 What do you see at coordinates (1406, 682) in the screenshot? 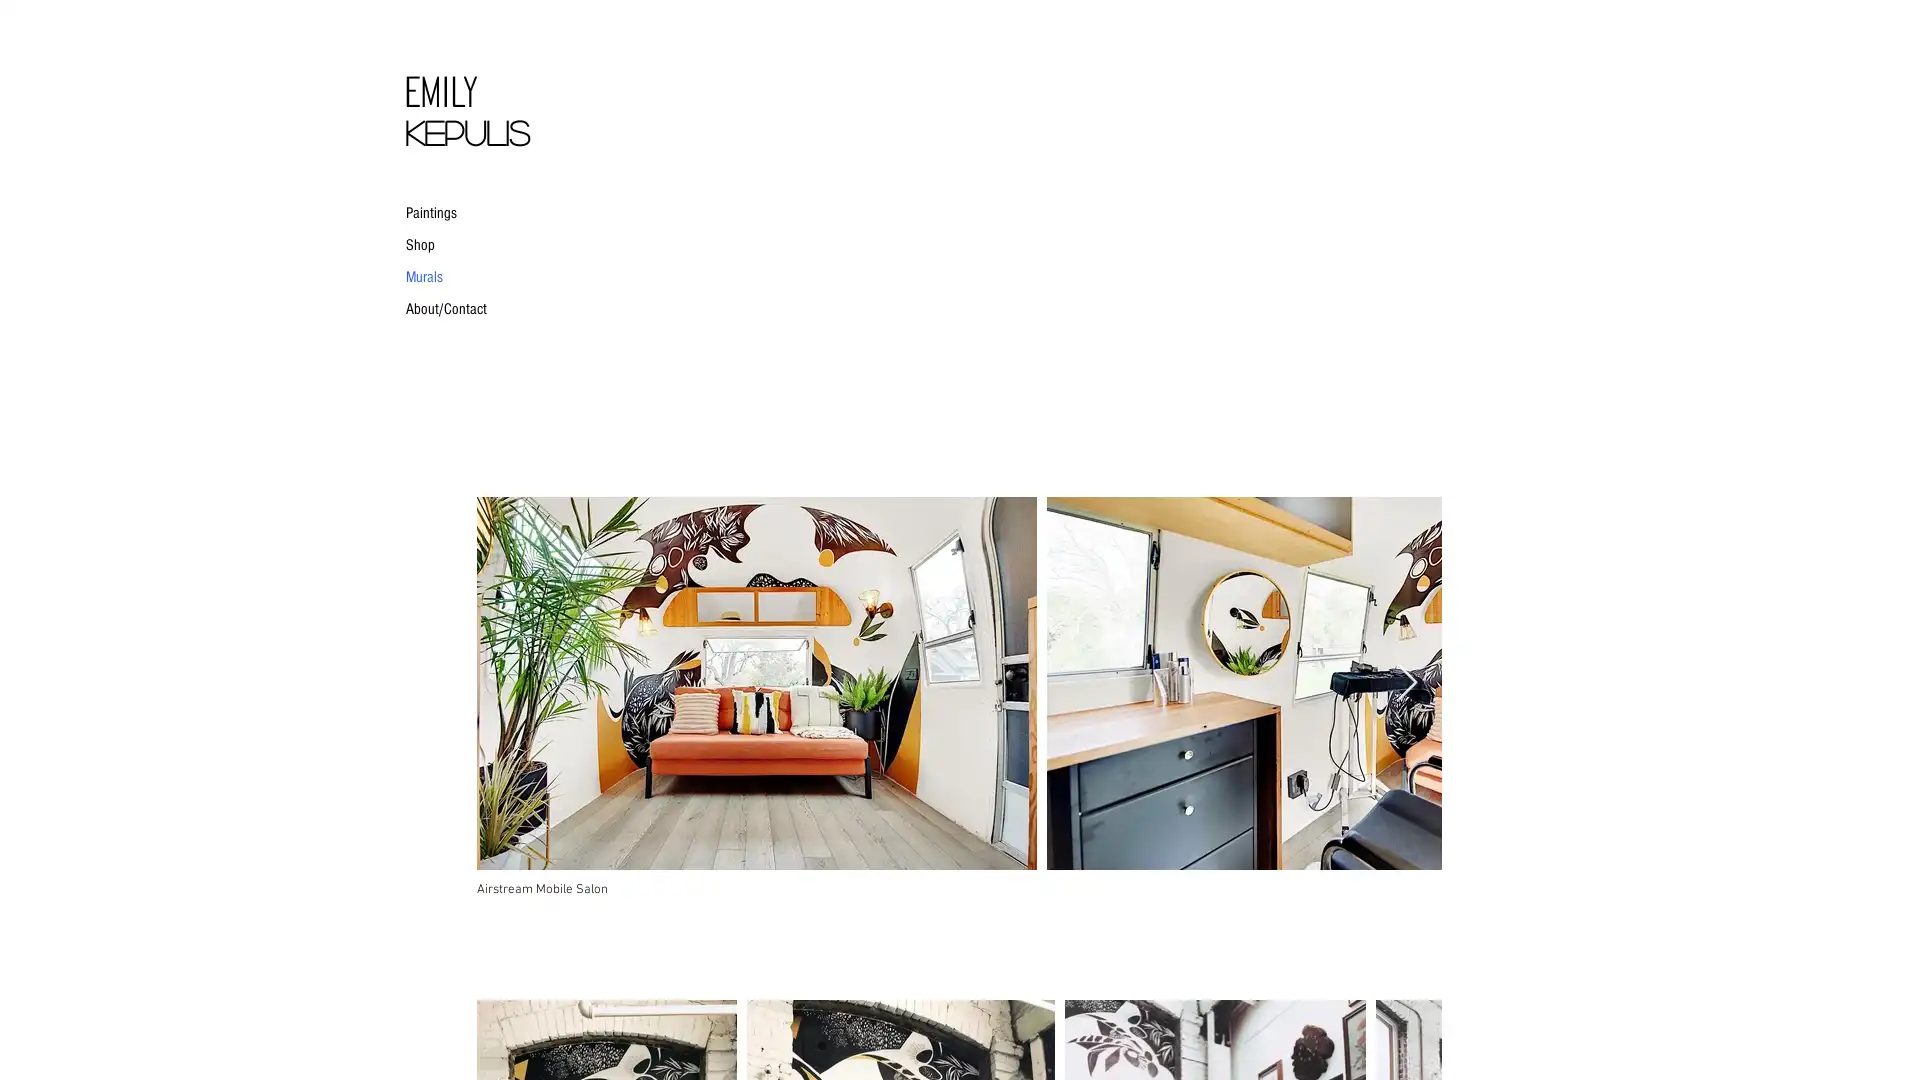
I see `Next Item` at bounding box center [1406, 682].